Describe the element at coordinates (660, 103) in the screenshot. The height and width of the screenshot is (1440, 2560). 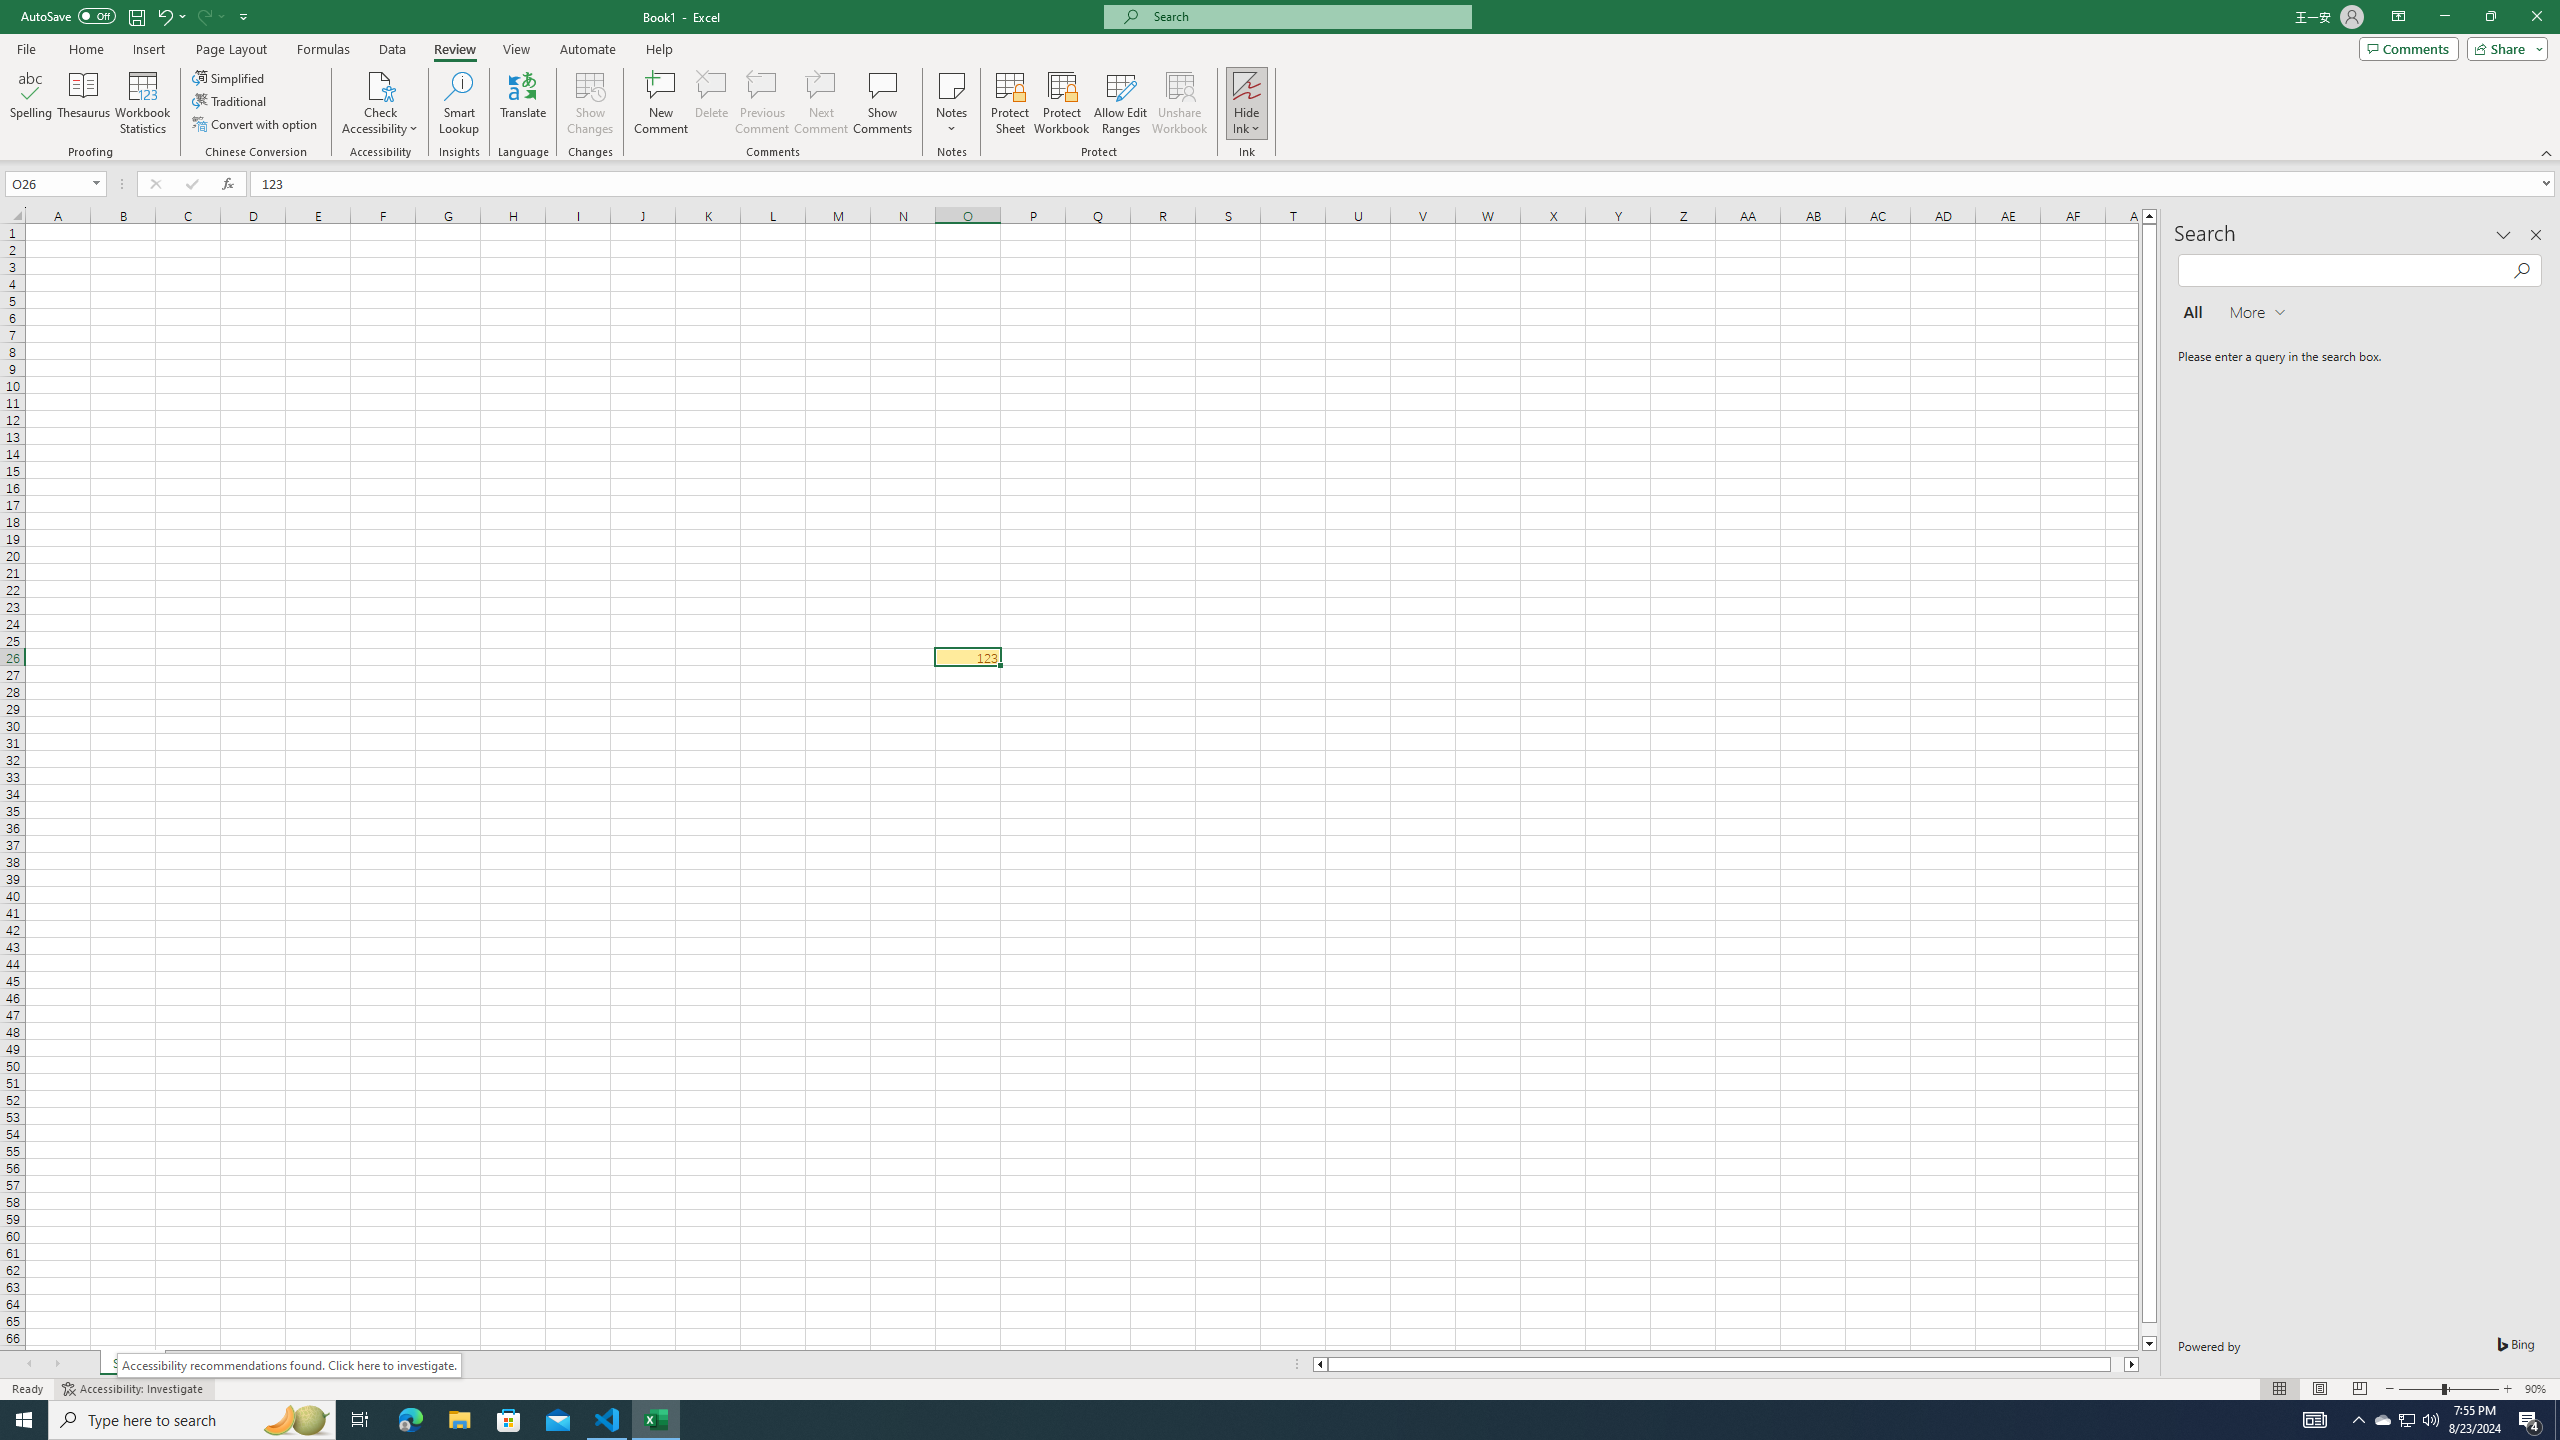
I see `'New Comment'` at that location.